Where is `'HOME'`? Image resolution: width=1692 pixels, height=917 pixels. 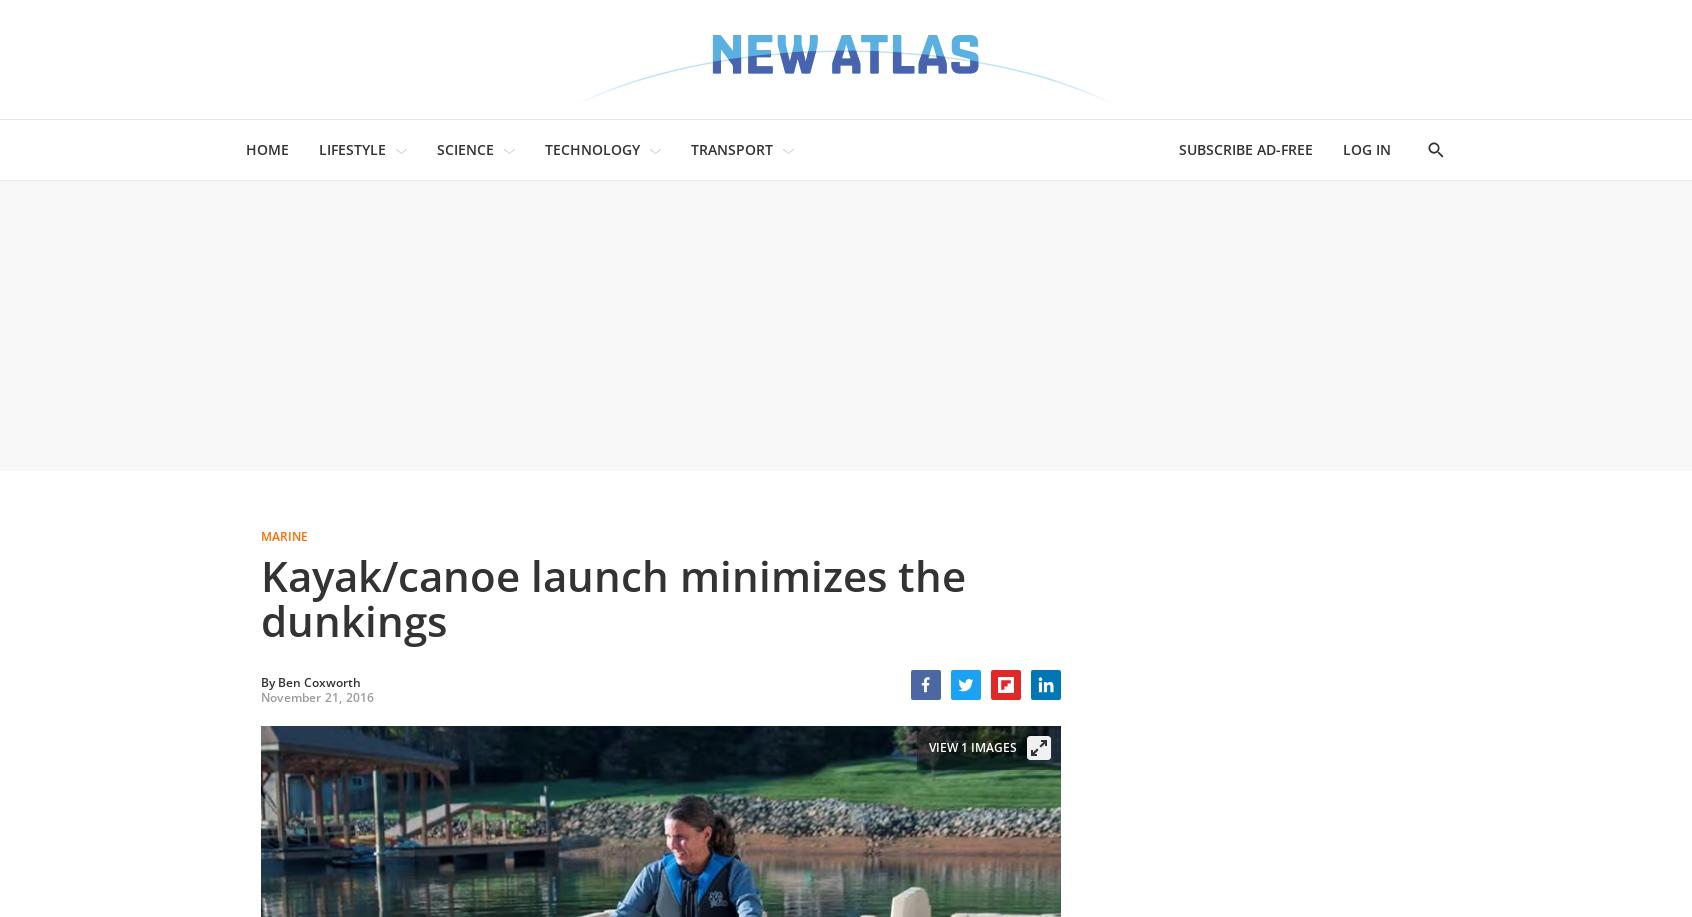 'HOME' is located at coordinates (267, 149).